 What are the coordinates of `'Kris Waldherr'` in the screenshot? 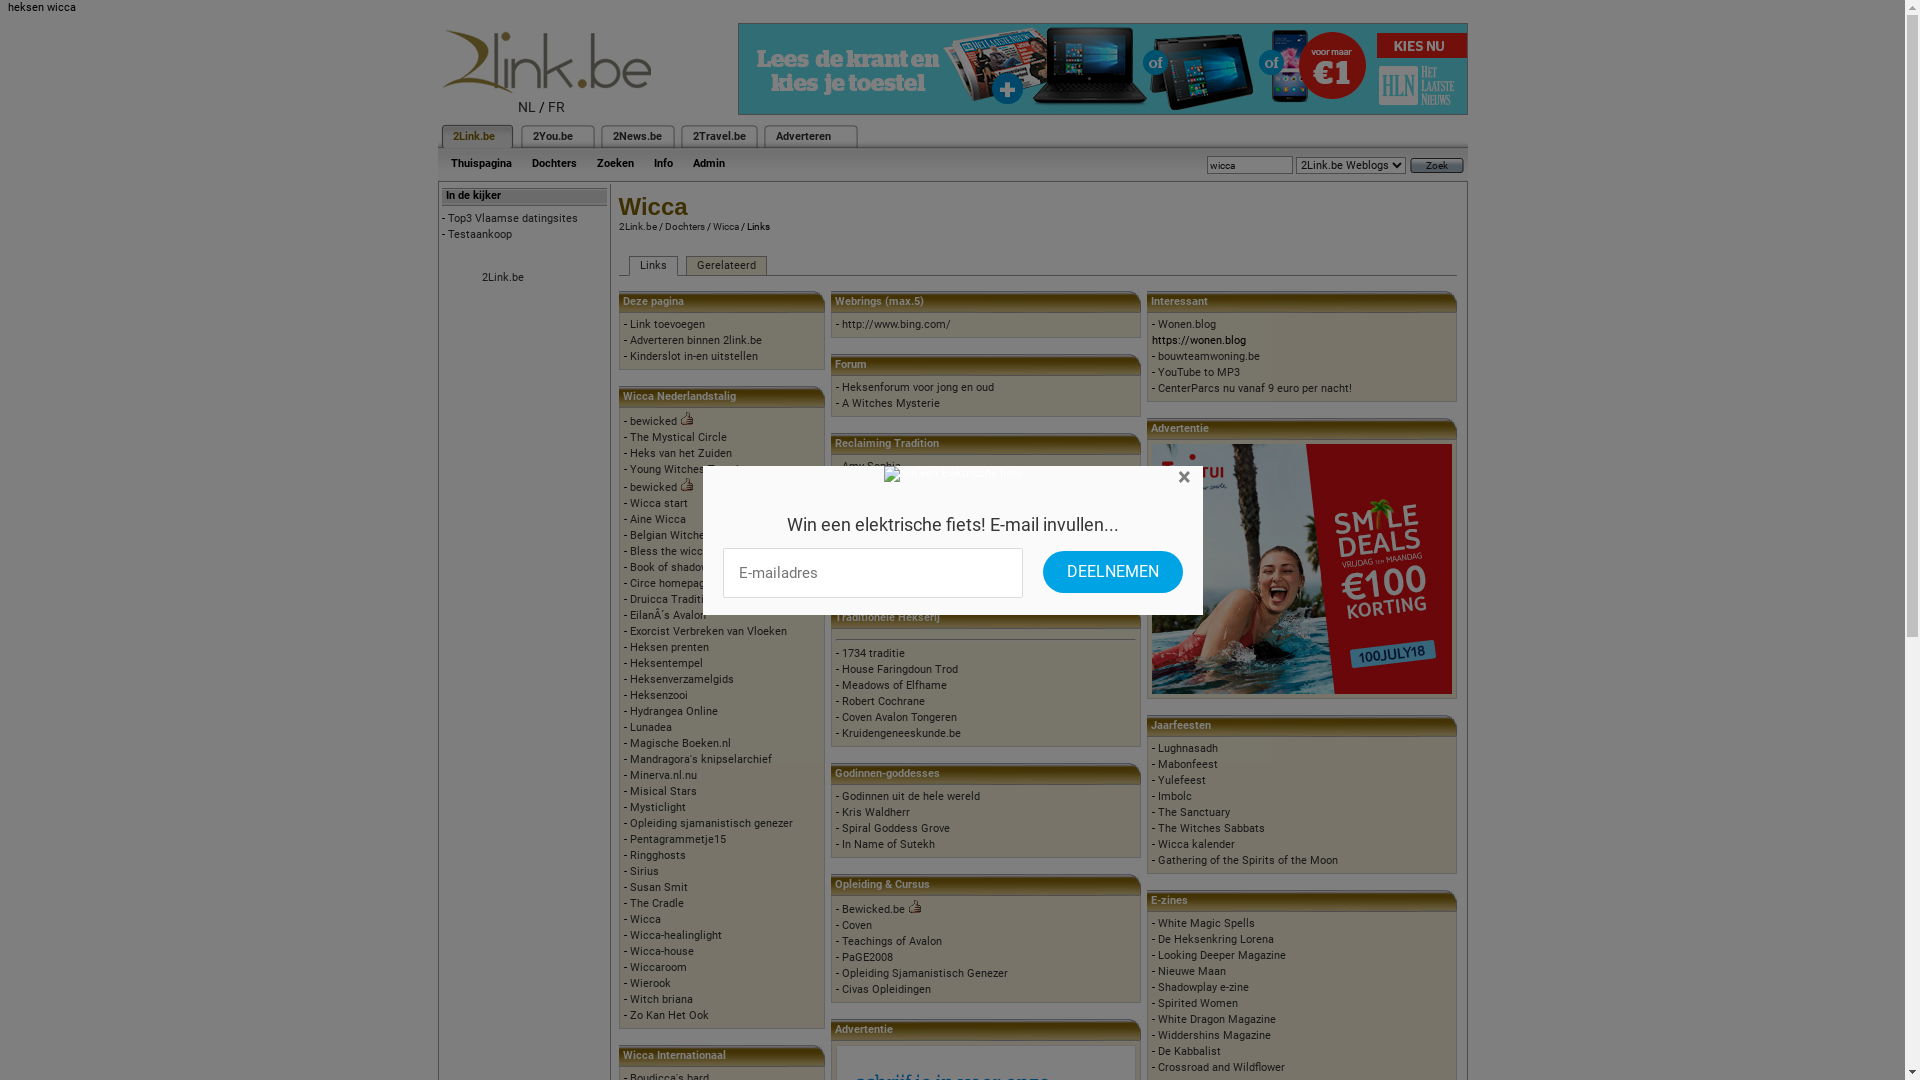 It's located at (875, 812).